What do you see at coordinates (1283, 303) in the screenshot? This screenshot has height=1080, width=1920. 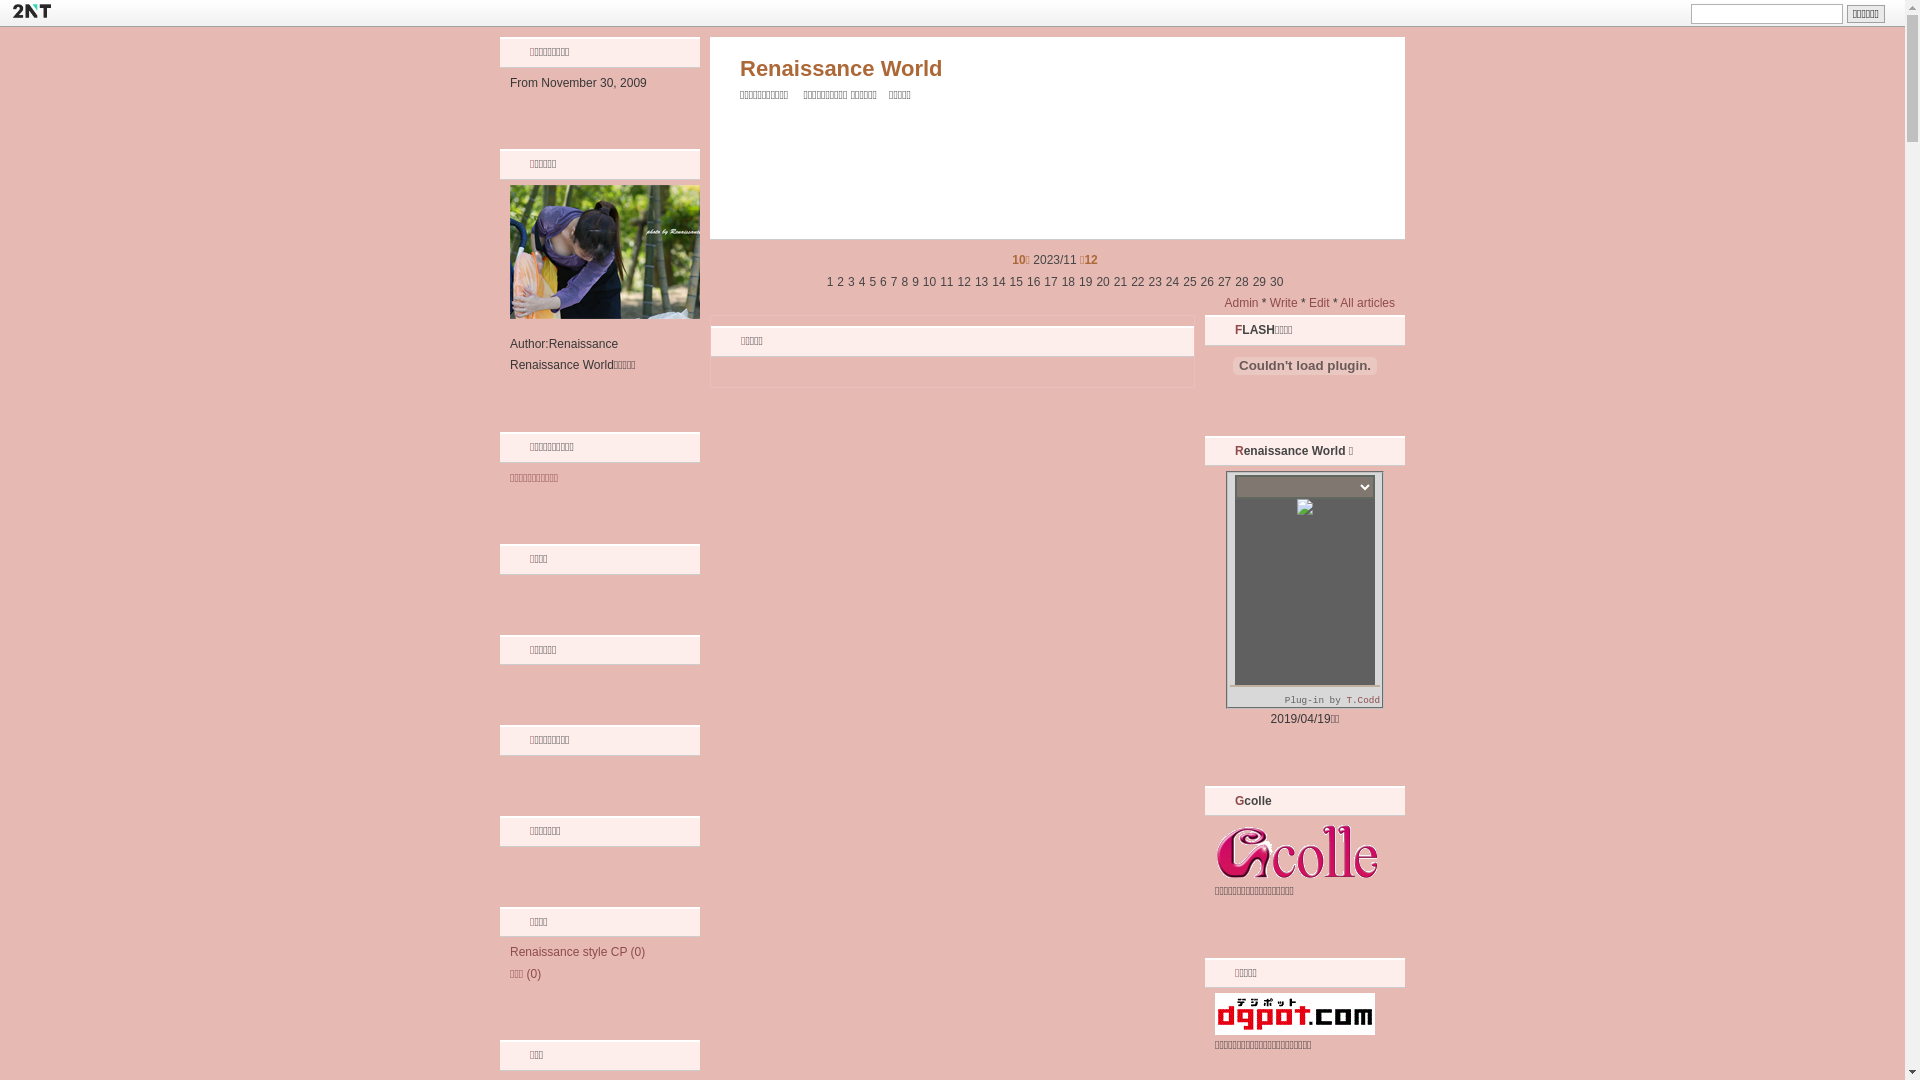 I see `'Write'` at bounding box center [1283, 303].